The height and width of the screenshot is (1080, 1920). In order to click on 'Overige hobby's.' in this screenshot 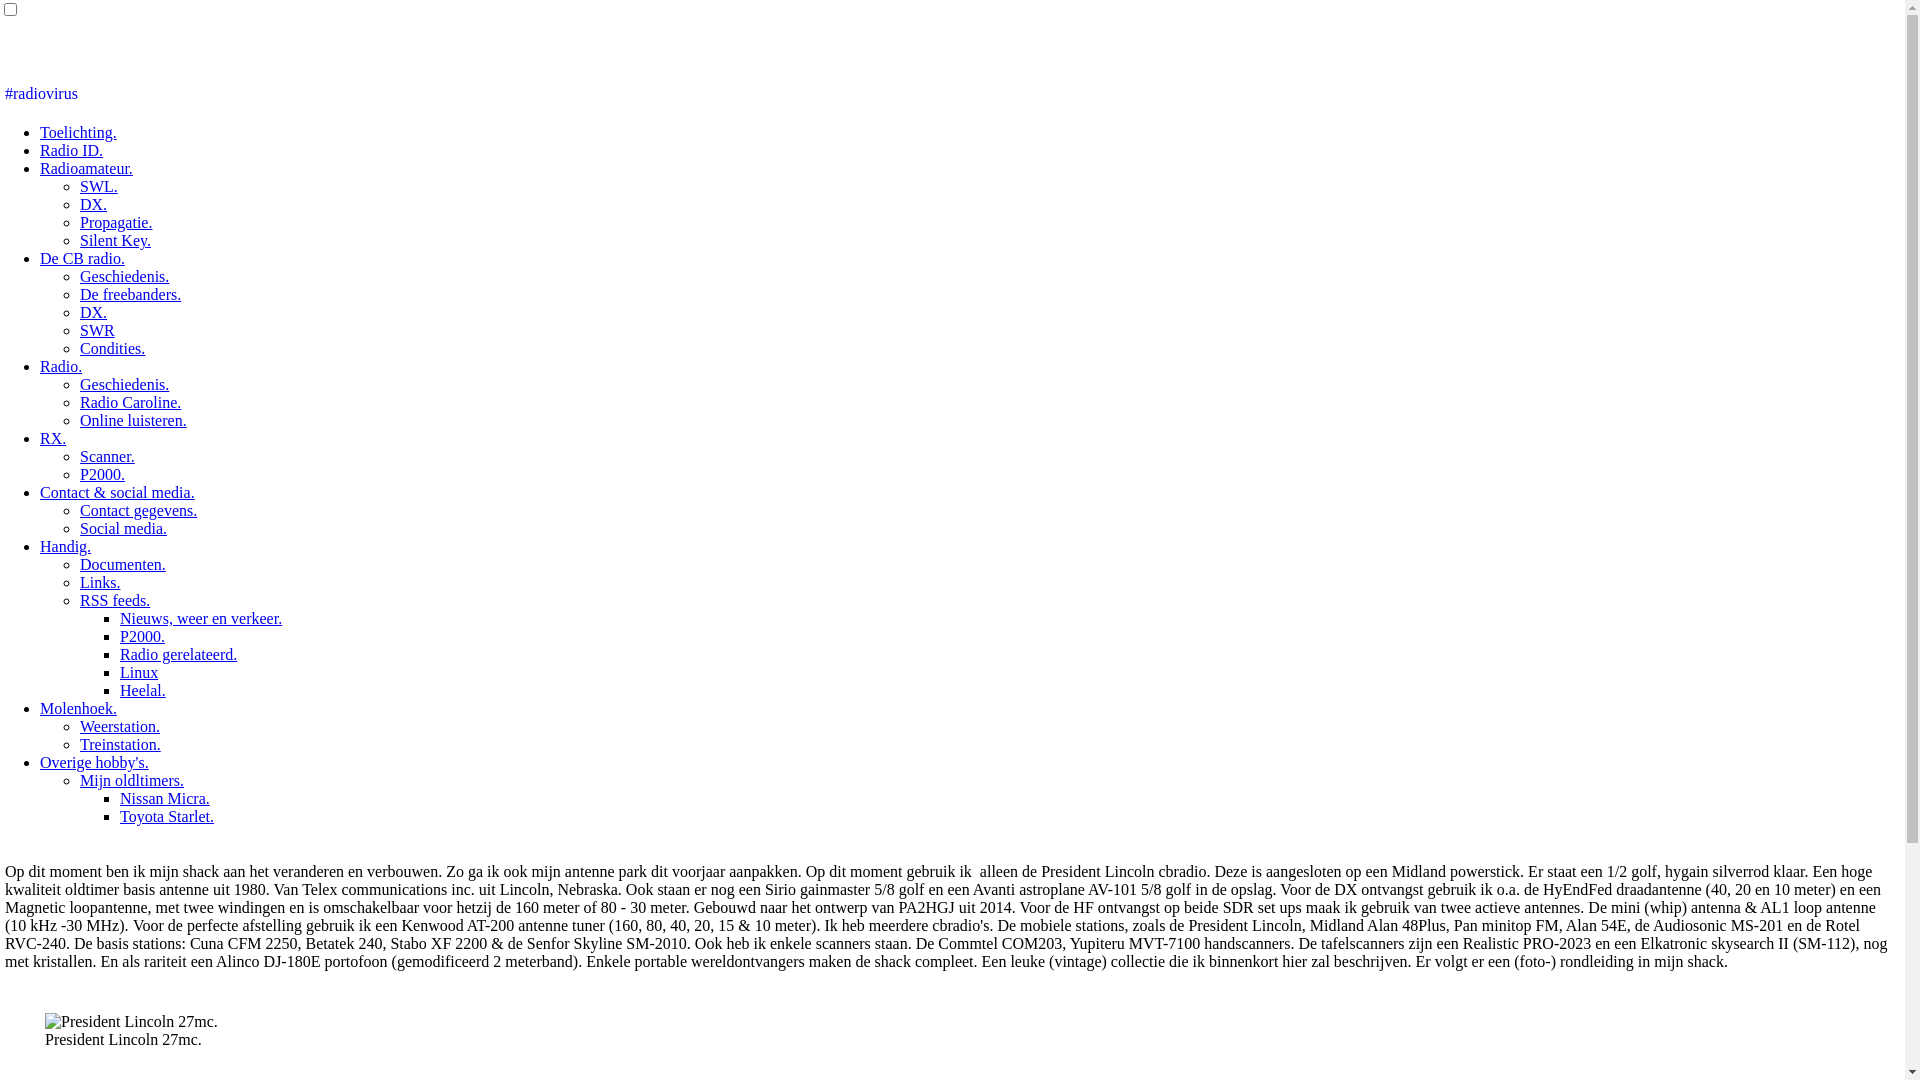, I will do `click(93, 762)`.